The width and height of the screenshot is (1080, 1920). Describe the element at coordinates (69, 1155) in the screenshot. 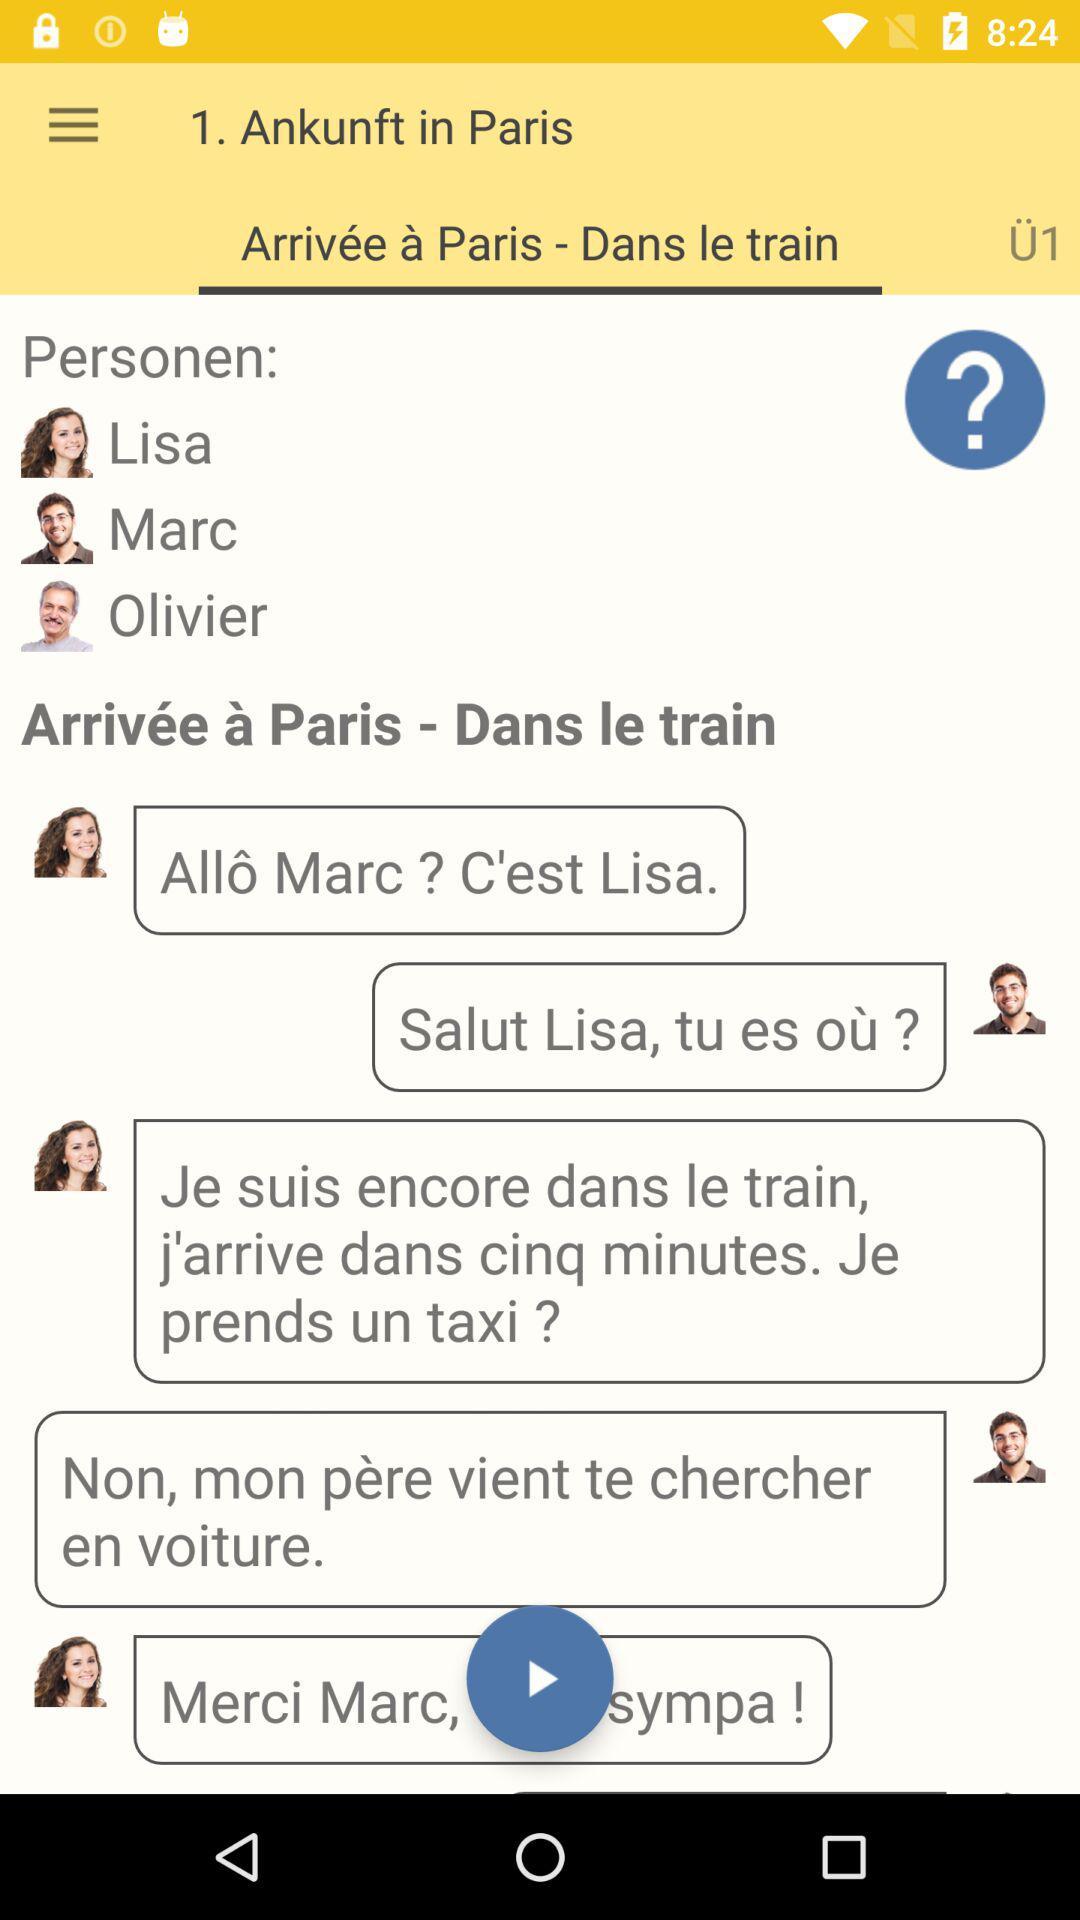

I see `the avatar icon` at that location.